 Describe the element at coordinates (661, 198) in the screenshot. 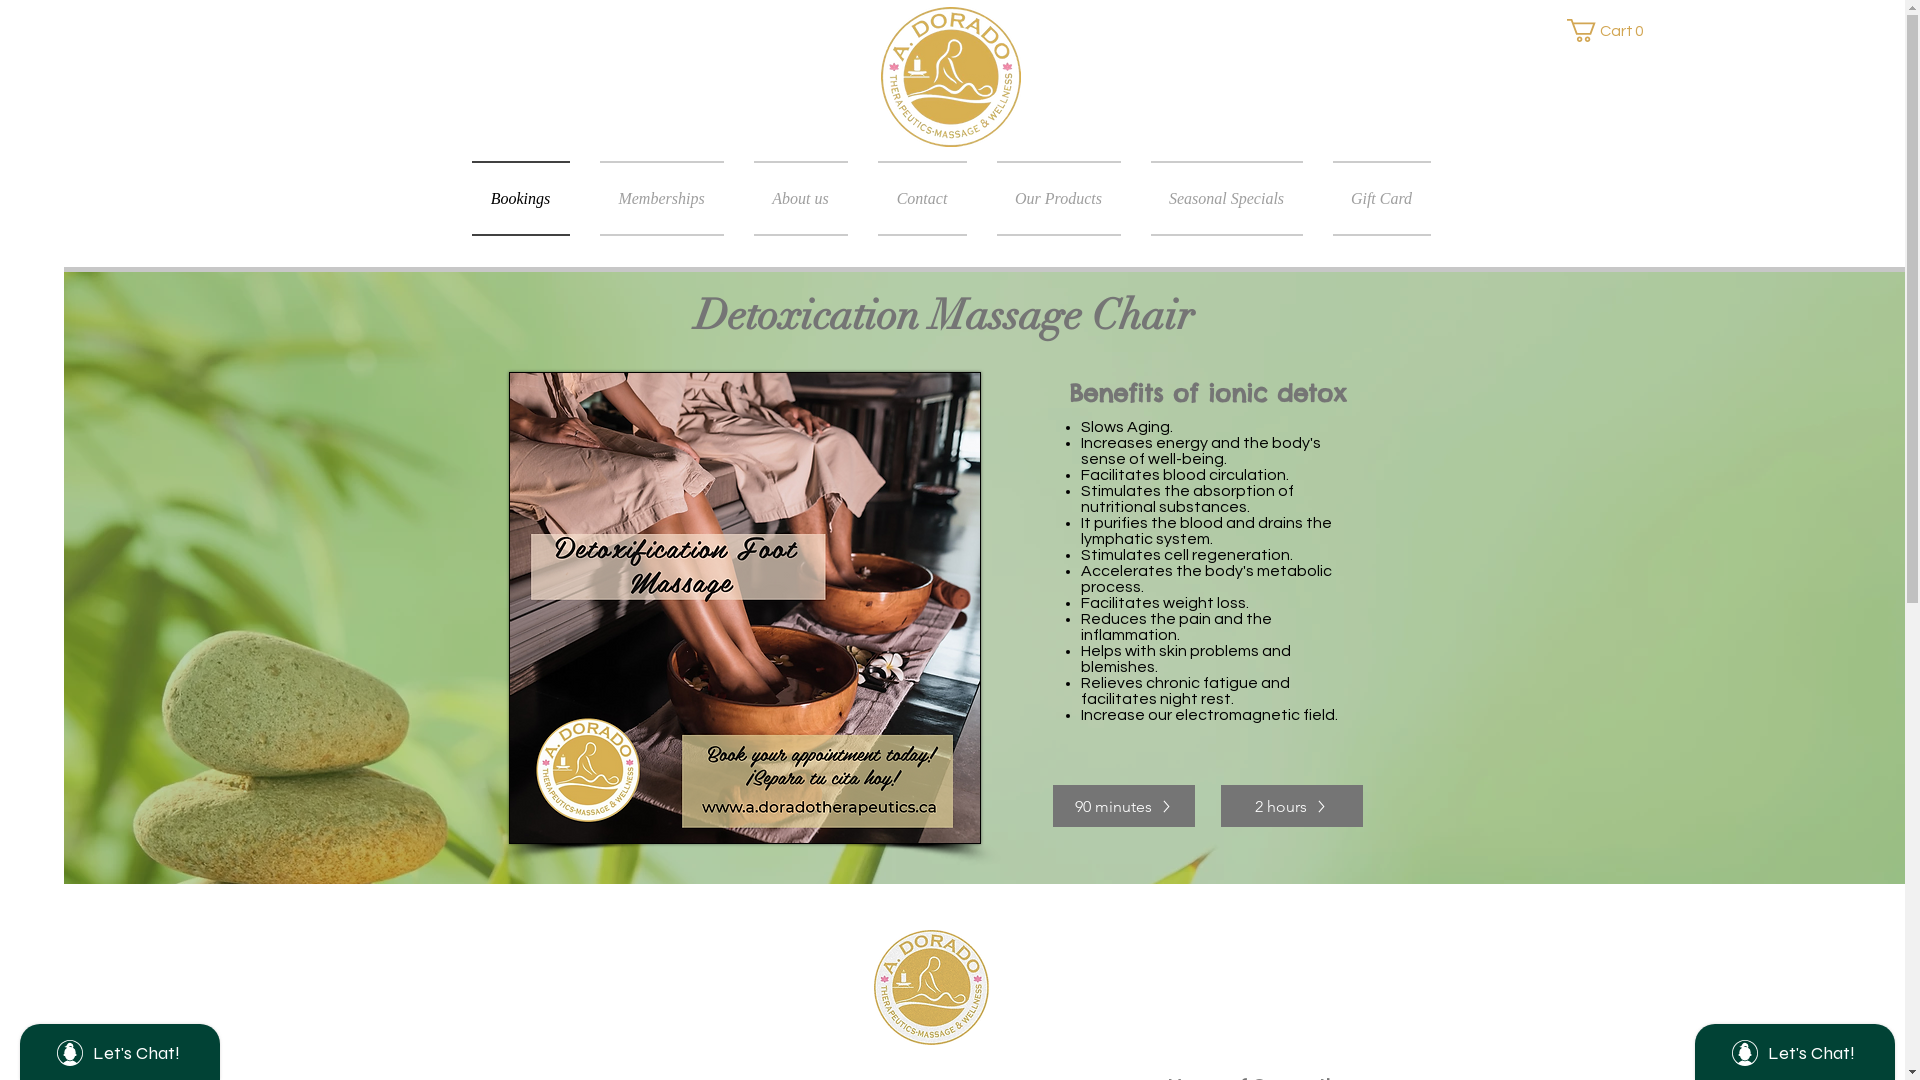

I see `'Memberships'` at that location.